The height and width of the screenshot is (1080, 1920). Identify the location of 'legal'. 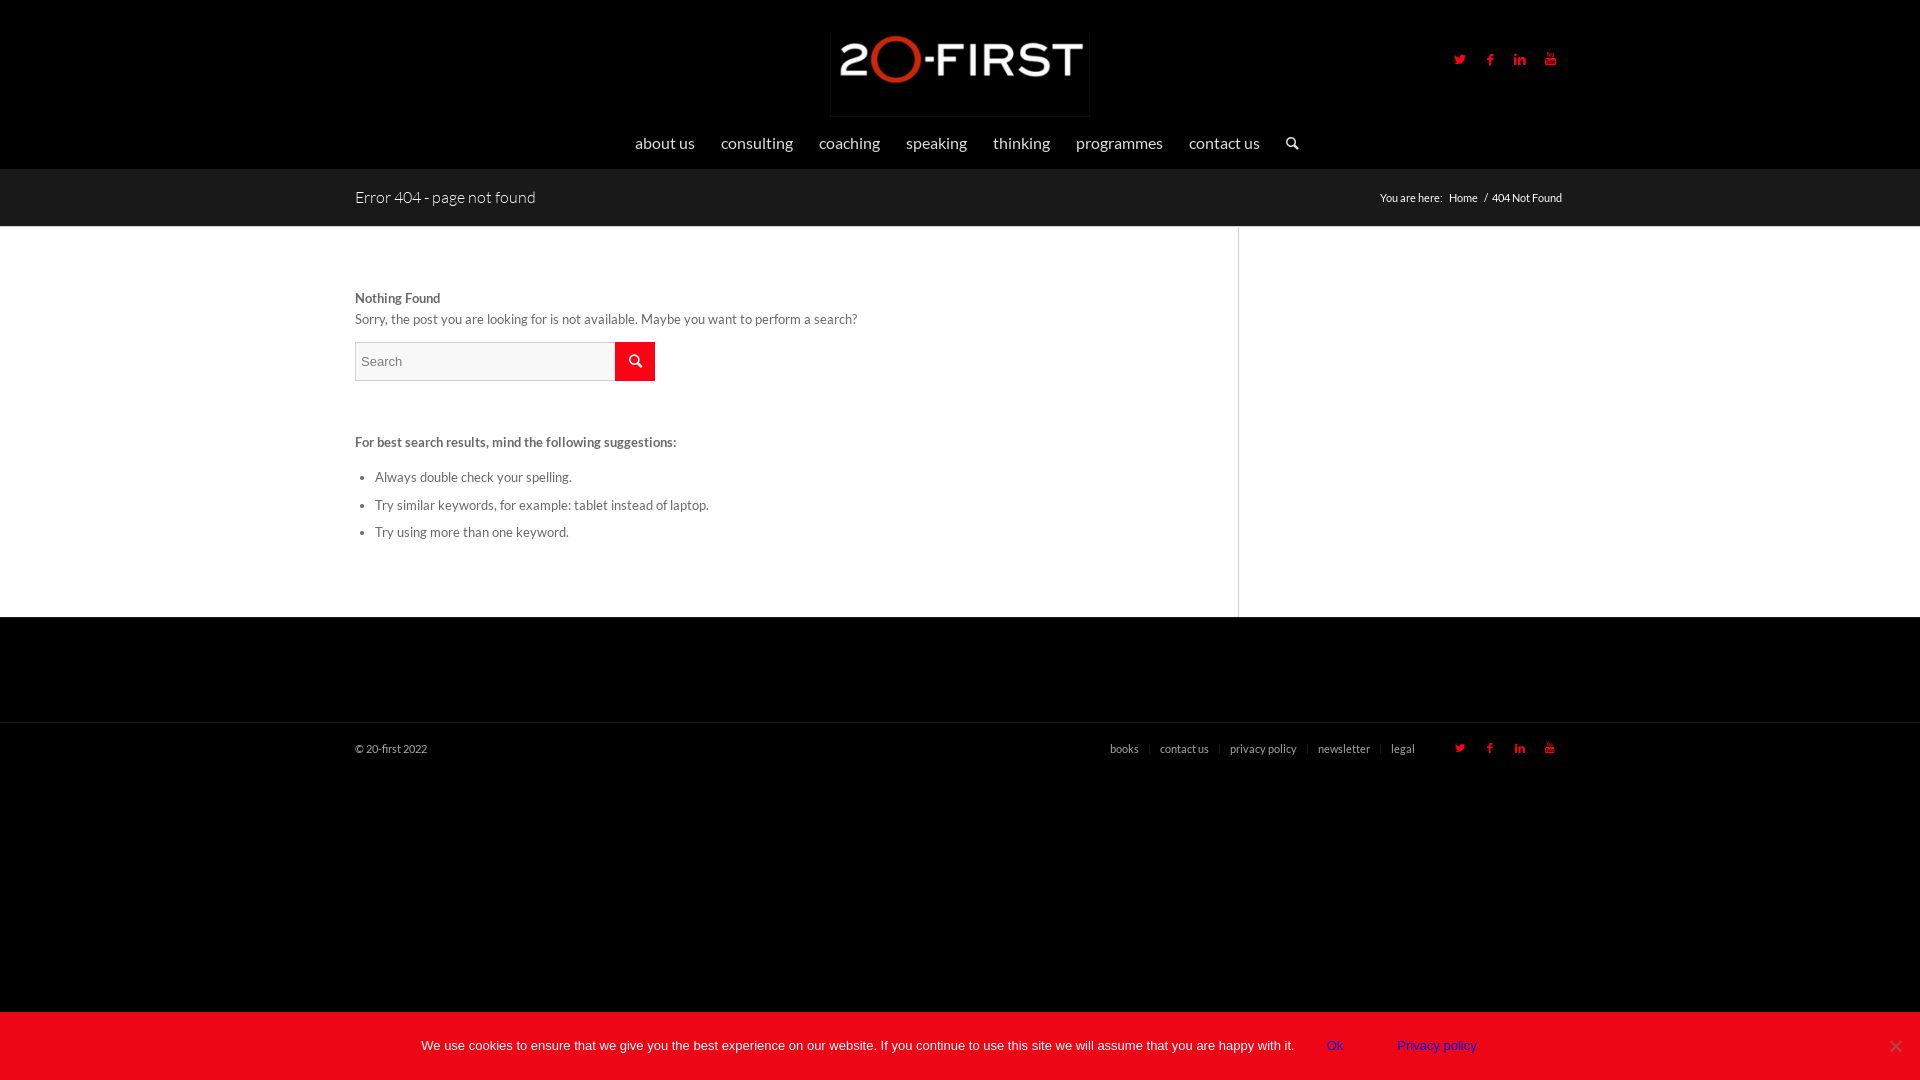
(1390, 748).